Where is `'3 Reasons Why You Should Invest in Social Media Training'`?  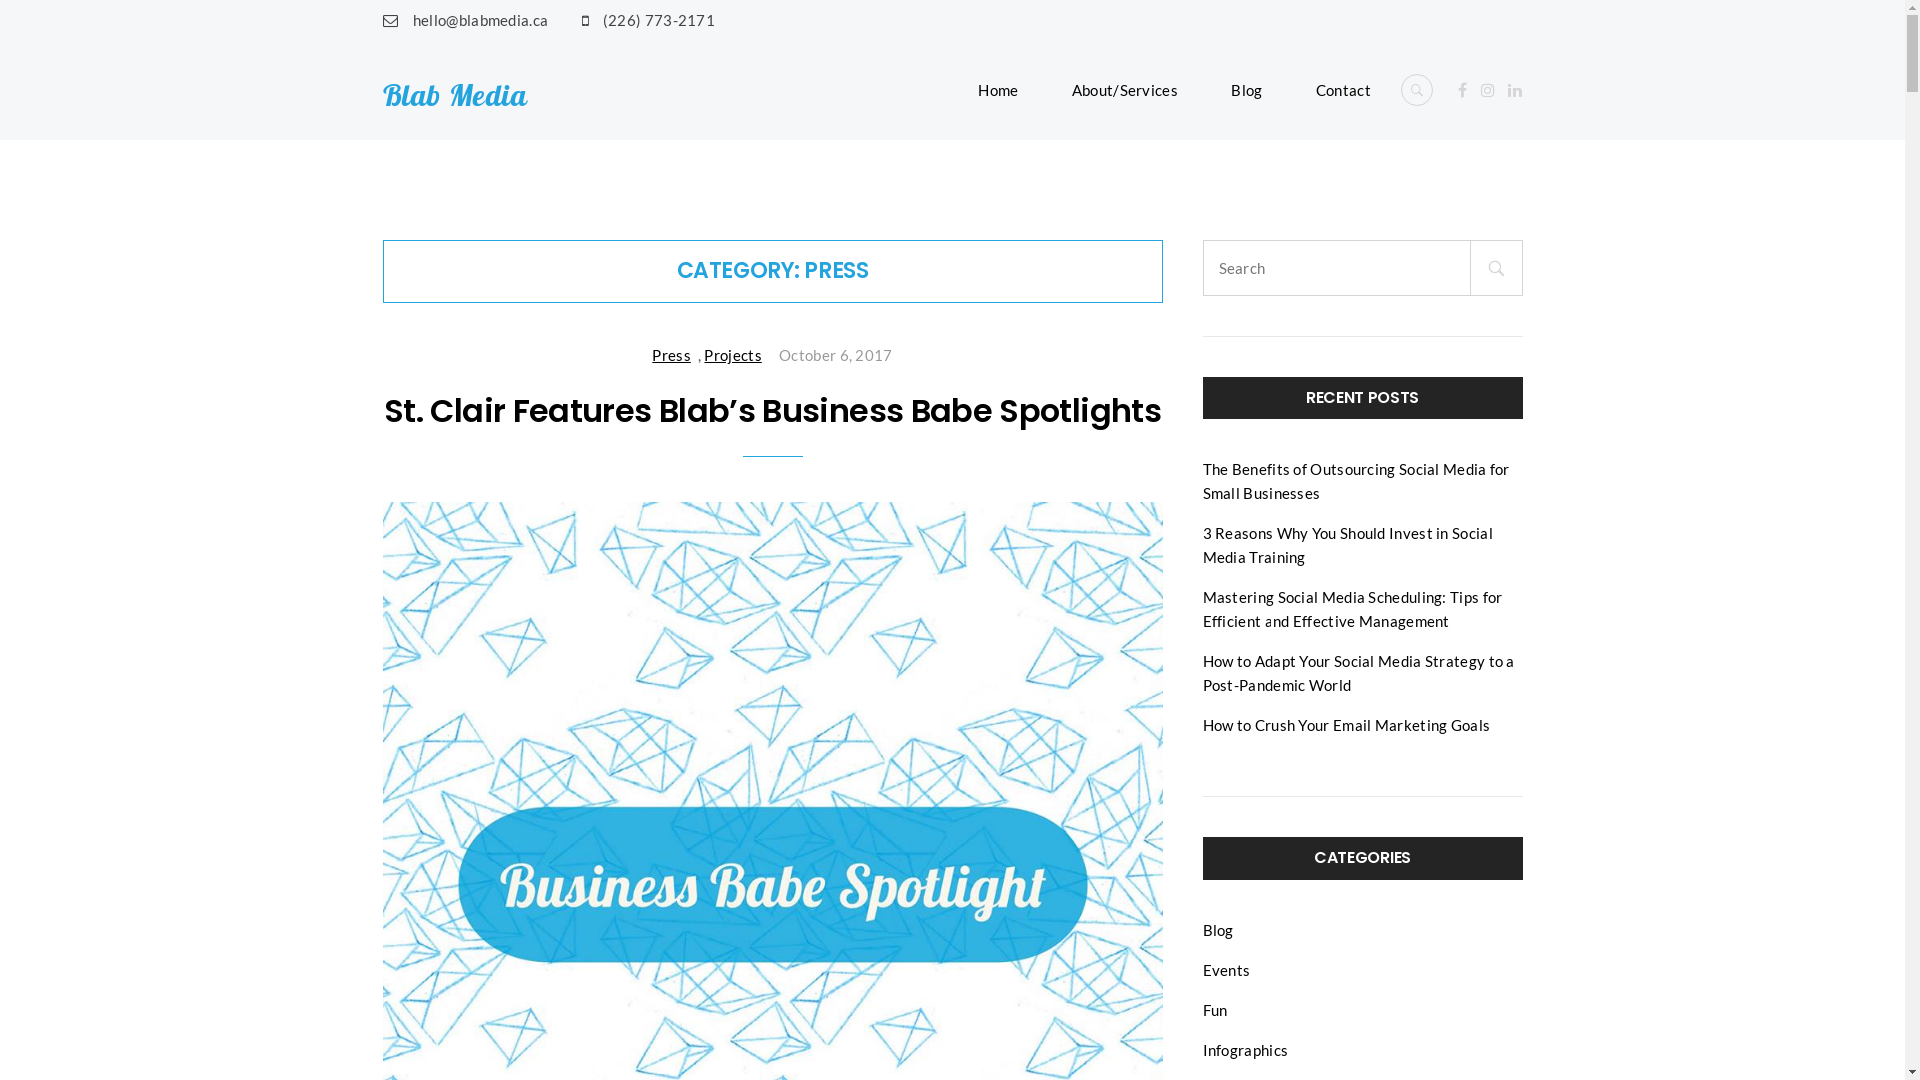
'3 Reasons Why You Should Invest in Social Media Training' is located at coordinates (1347, 544).